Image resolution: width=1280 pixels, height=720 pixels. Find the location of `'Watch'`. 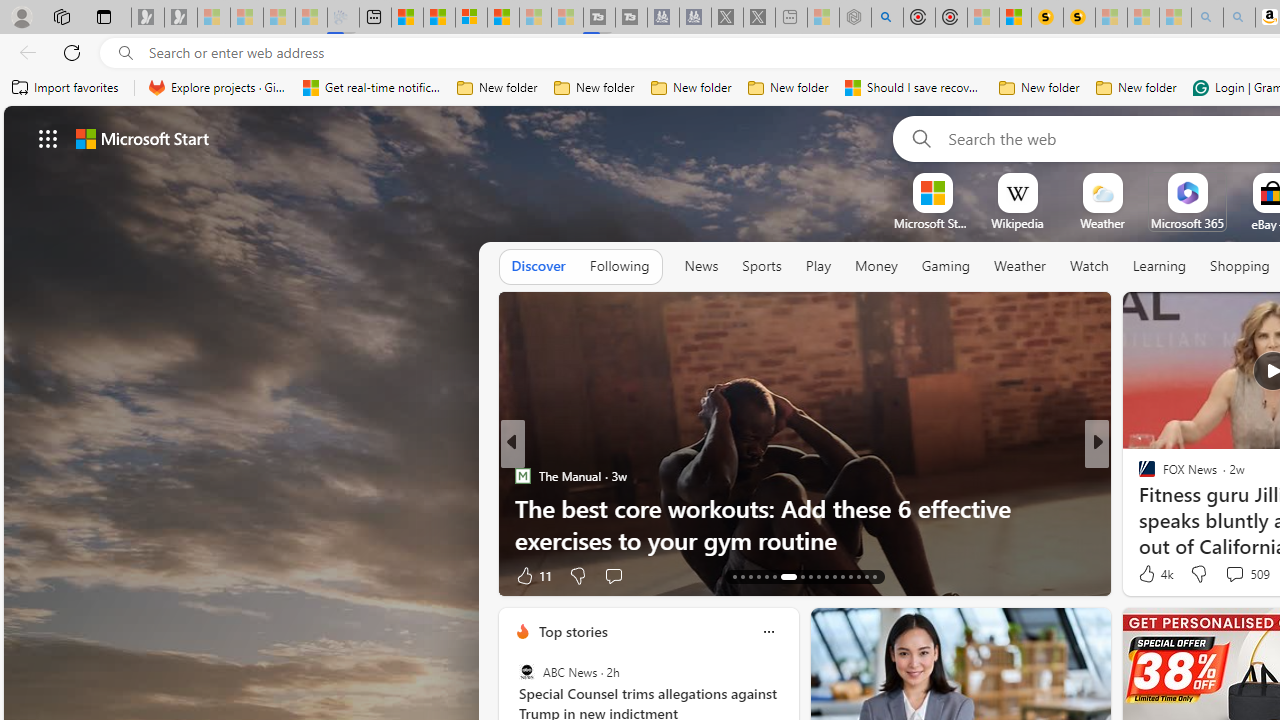

'Watch' is located at coordinates (1088, 266).